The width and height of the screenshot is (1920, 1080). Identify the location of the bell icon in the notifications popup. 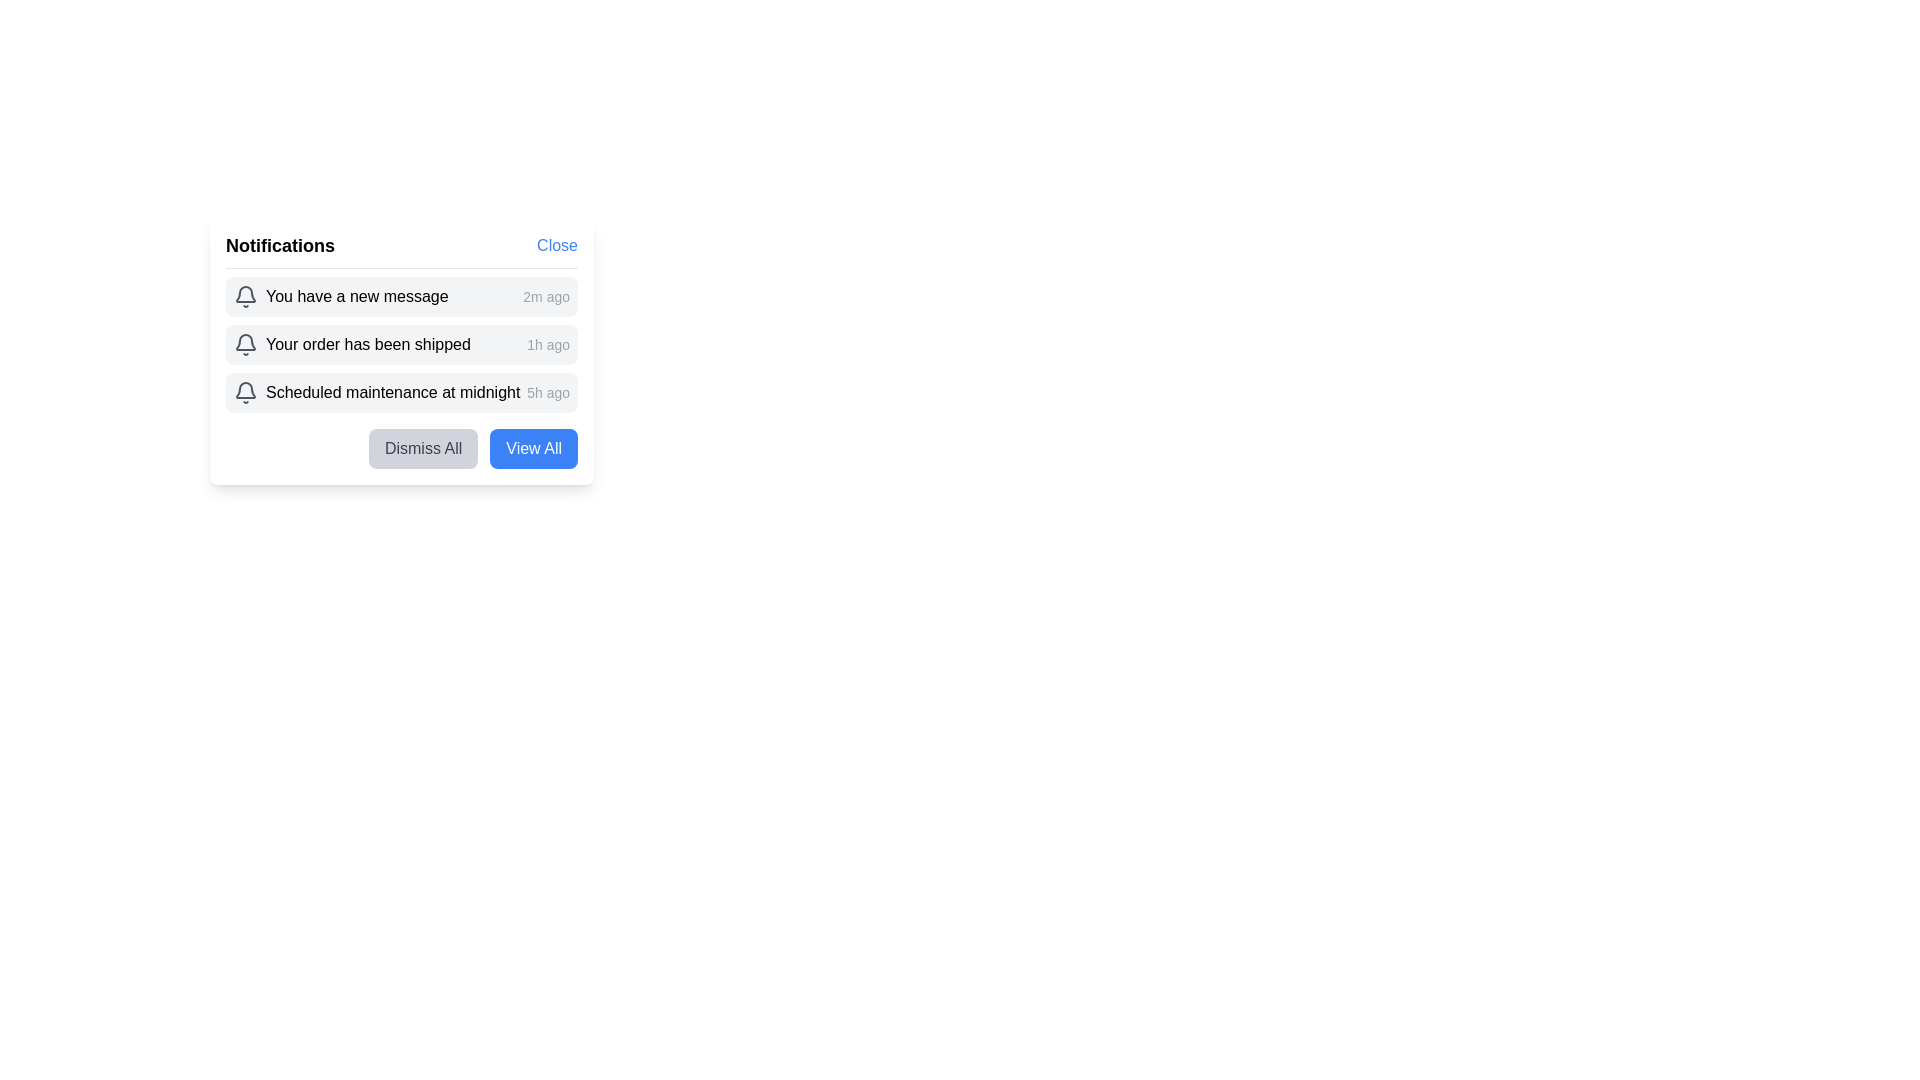
(244, 297).